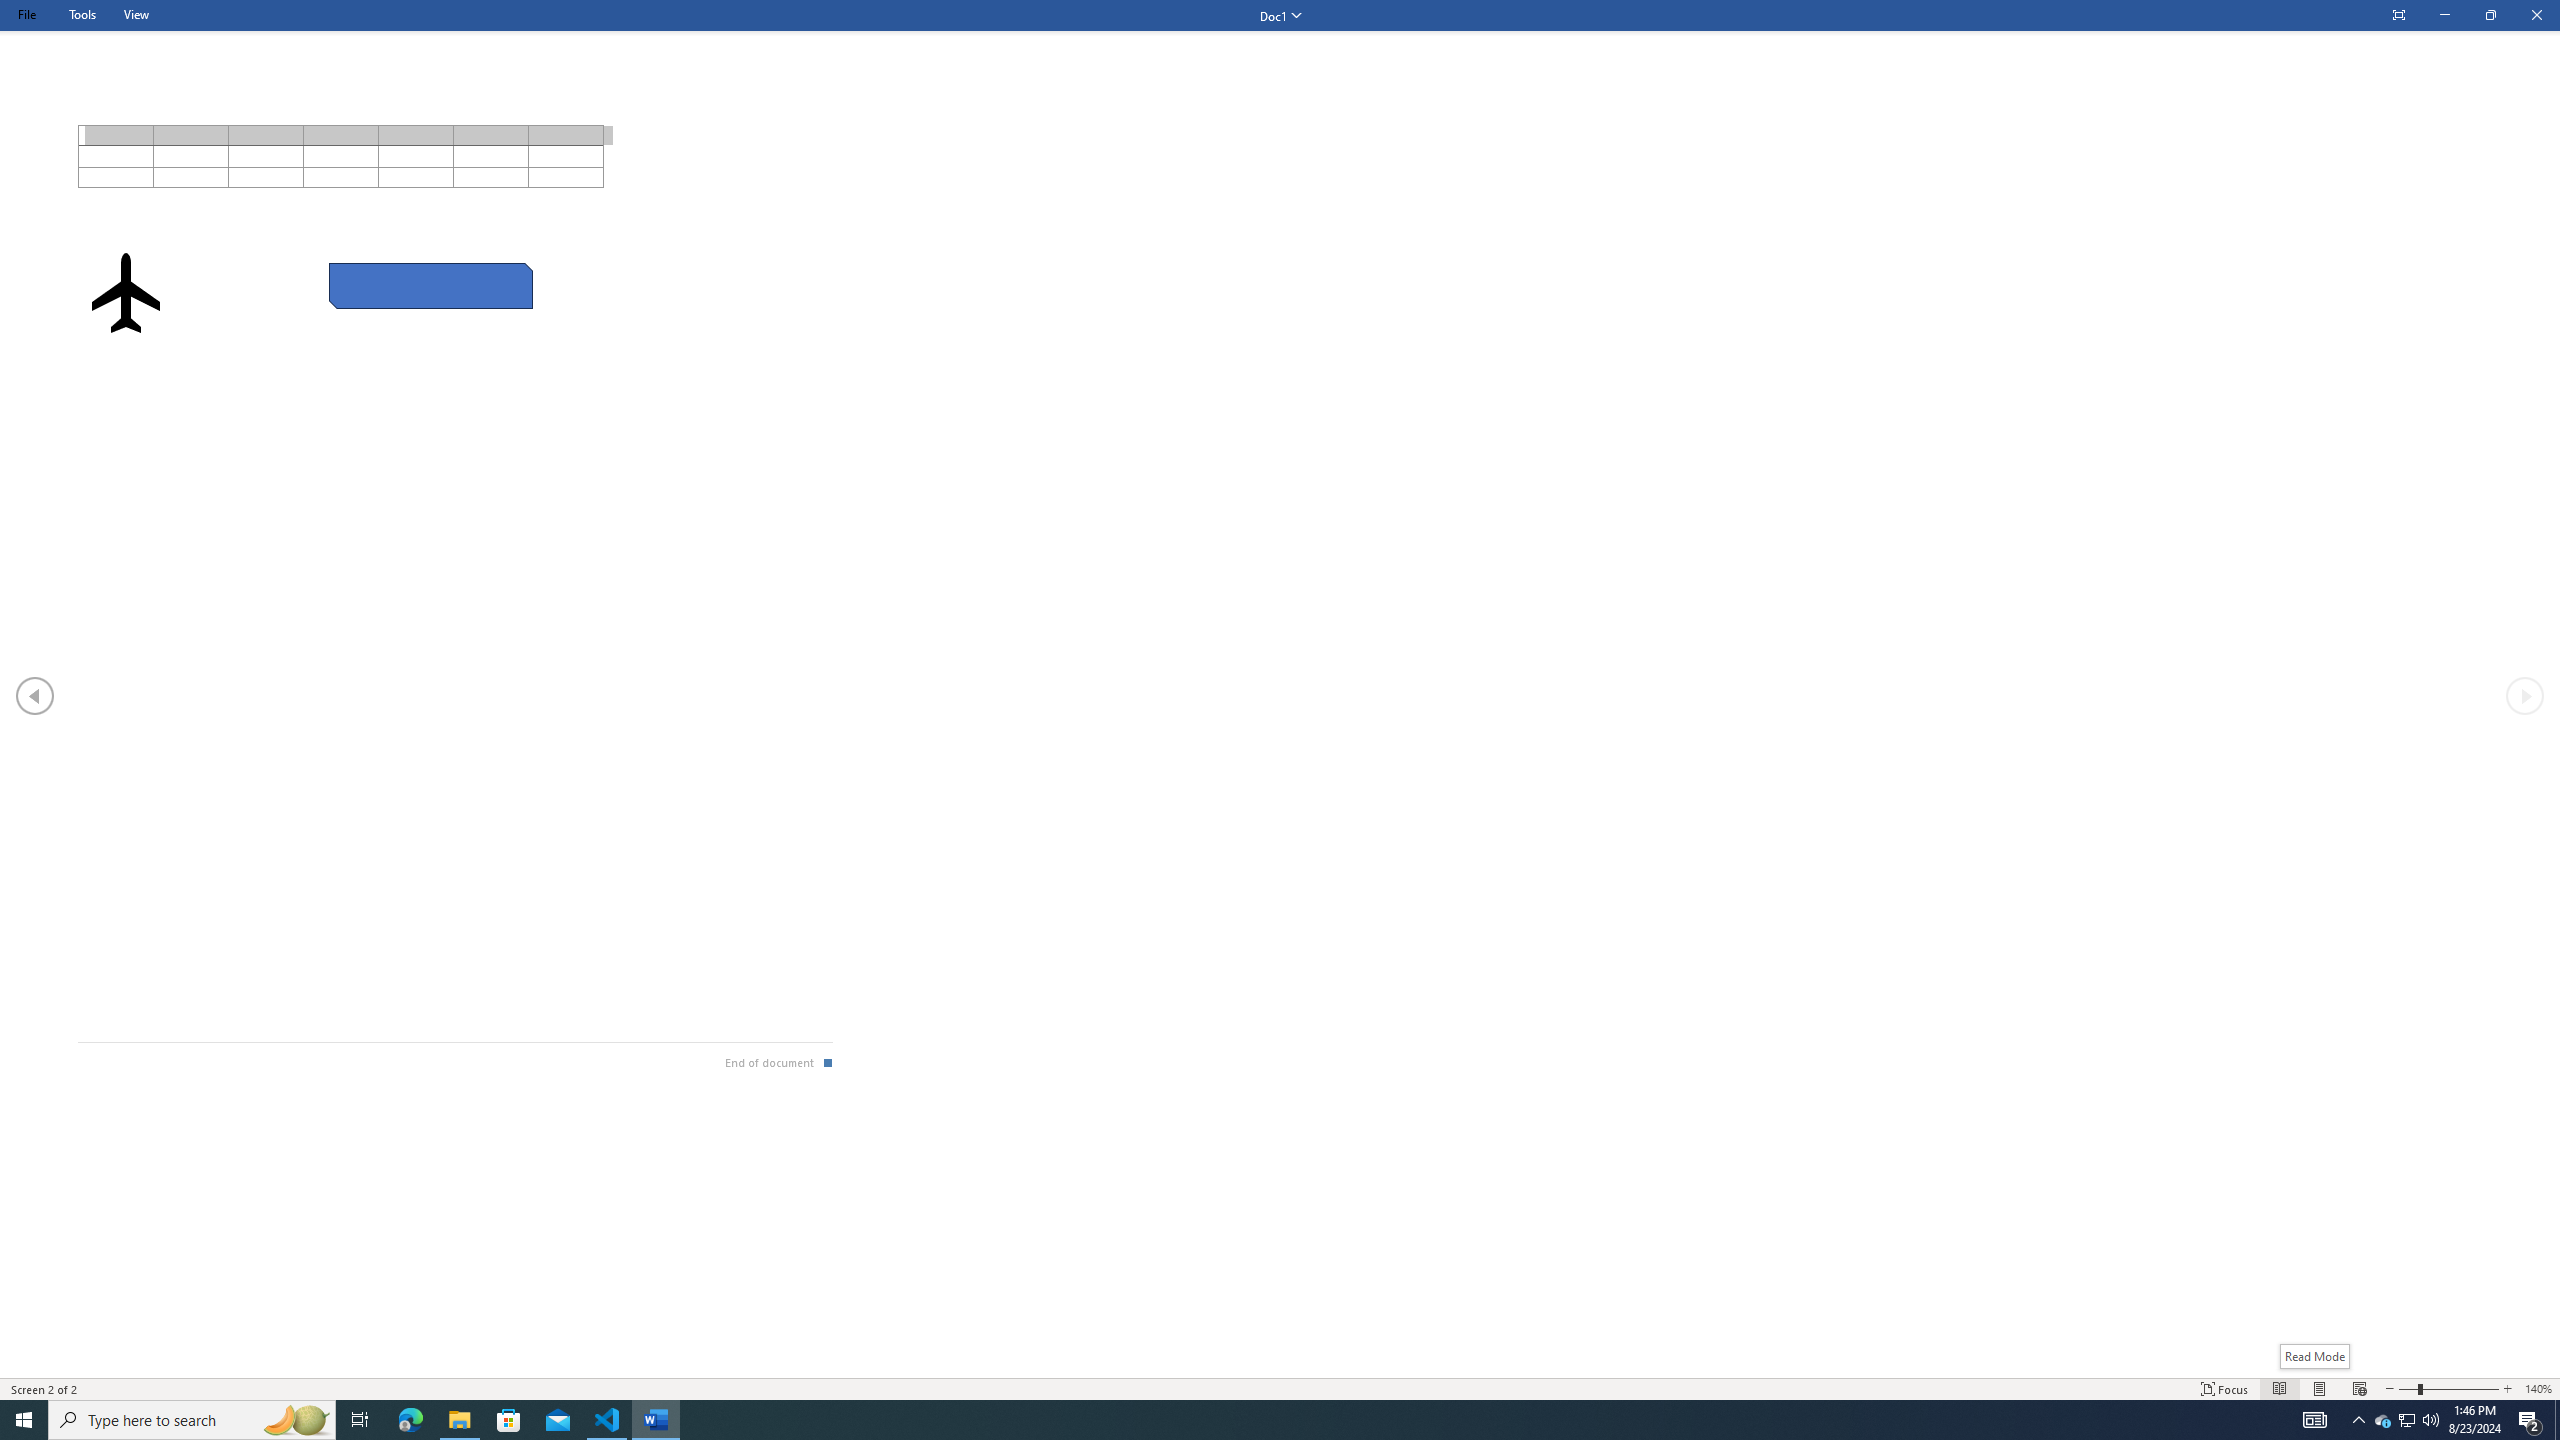  I want to click on 'Tools', so click(81, 14).